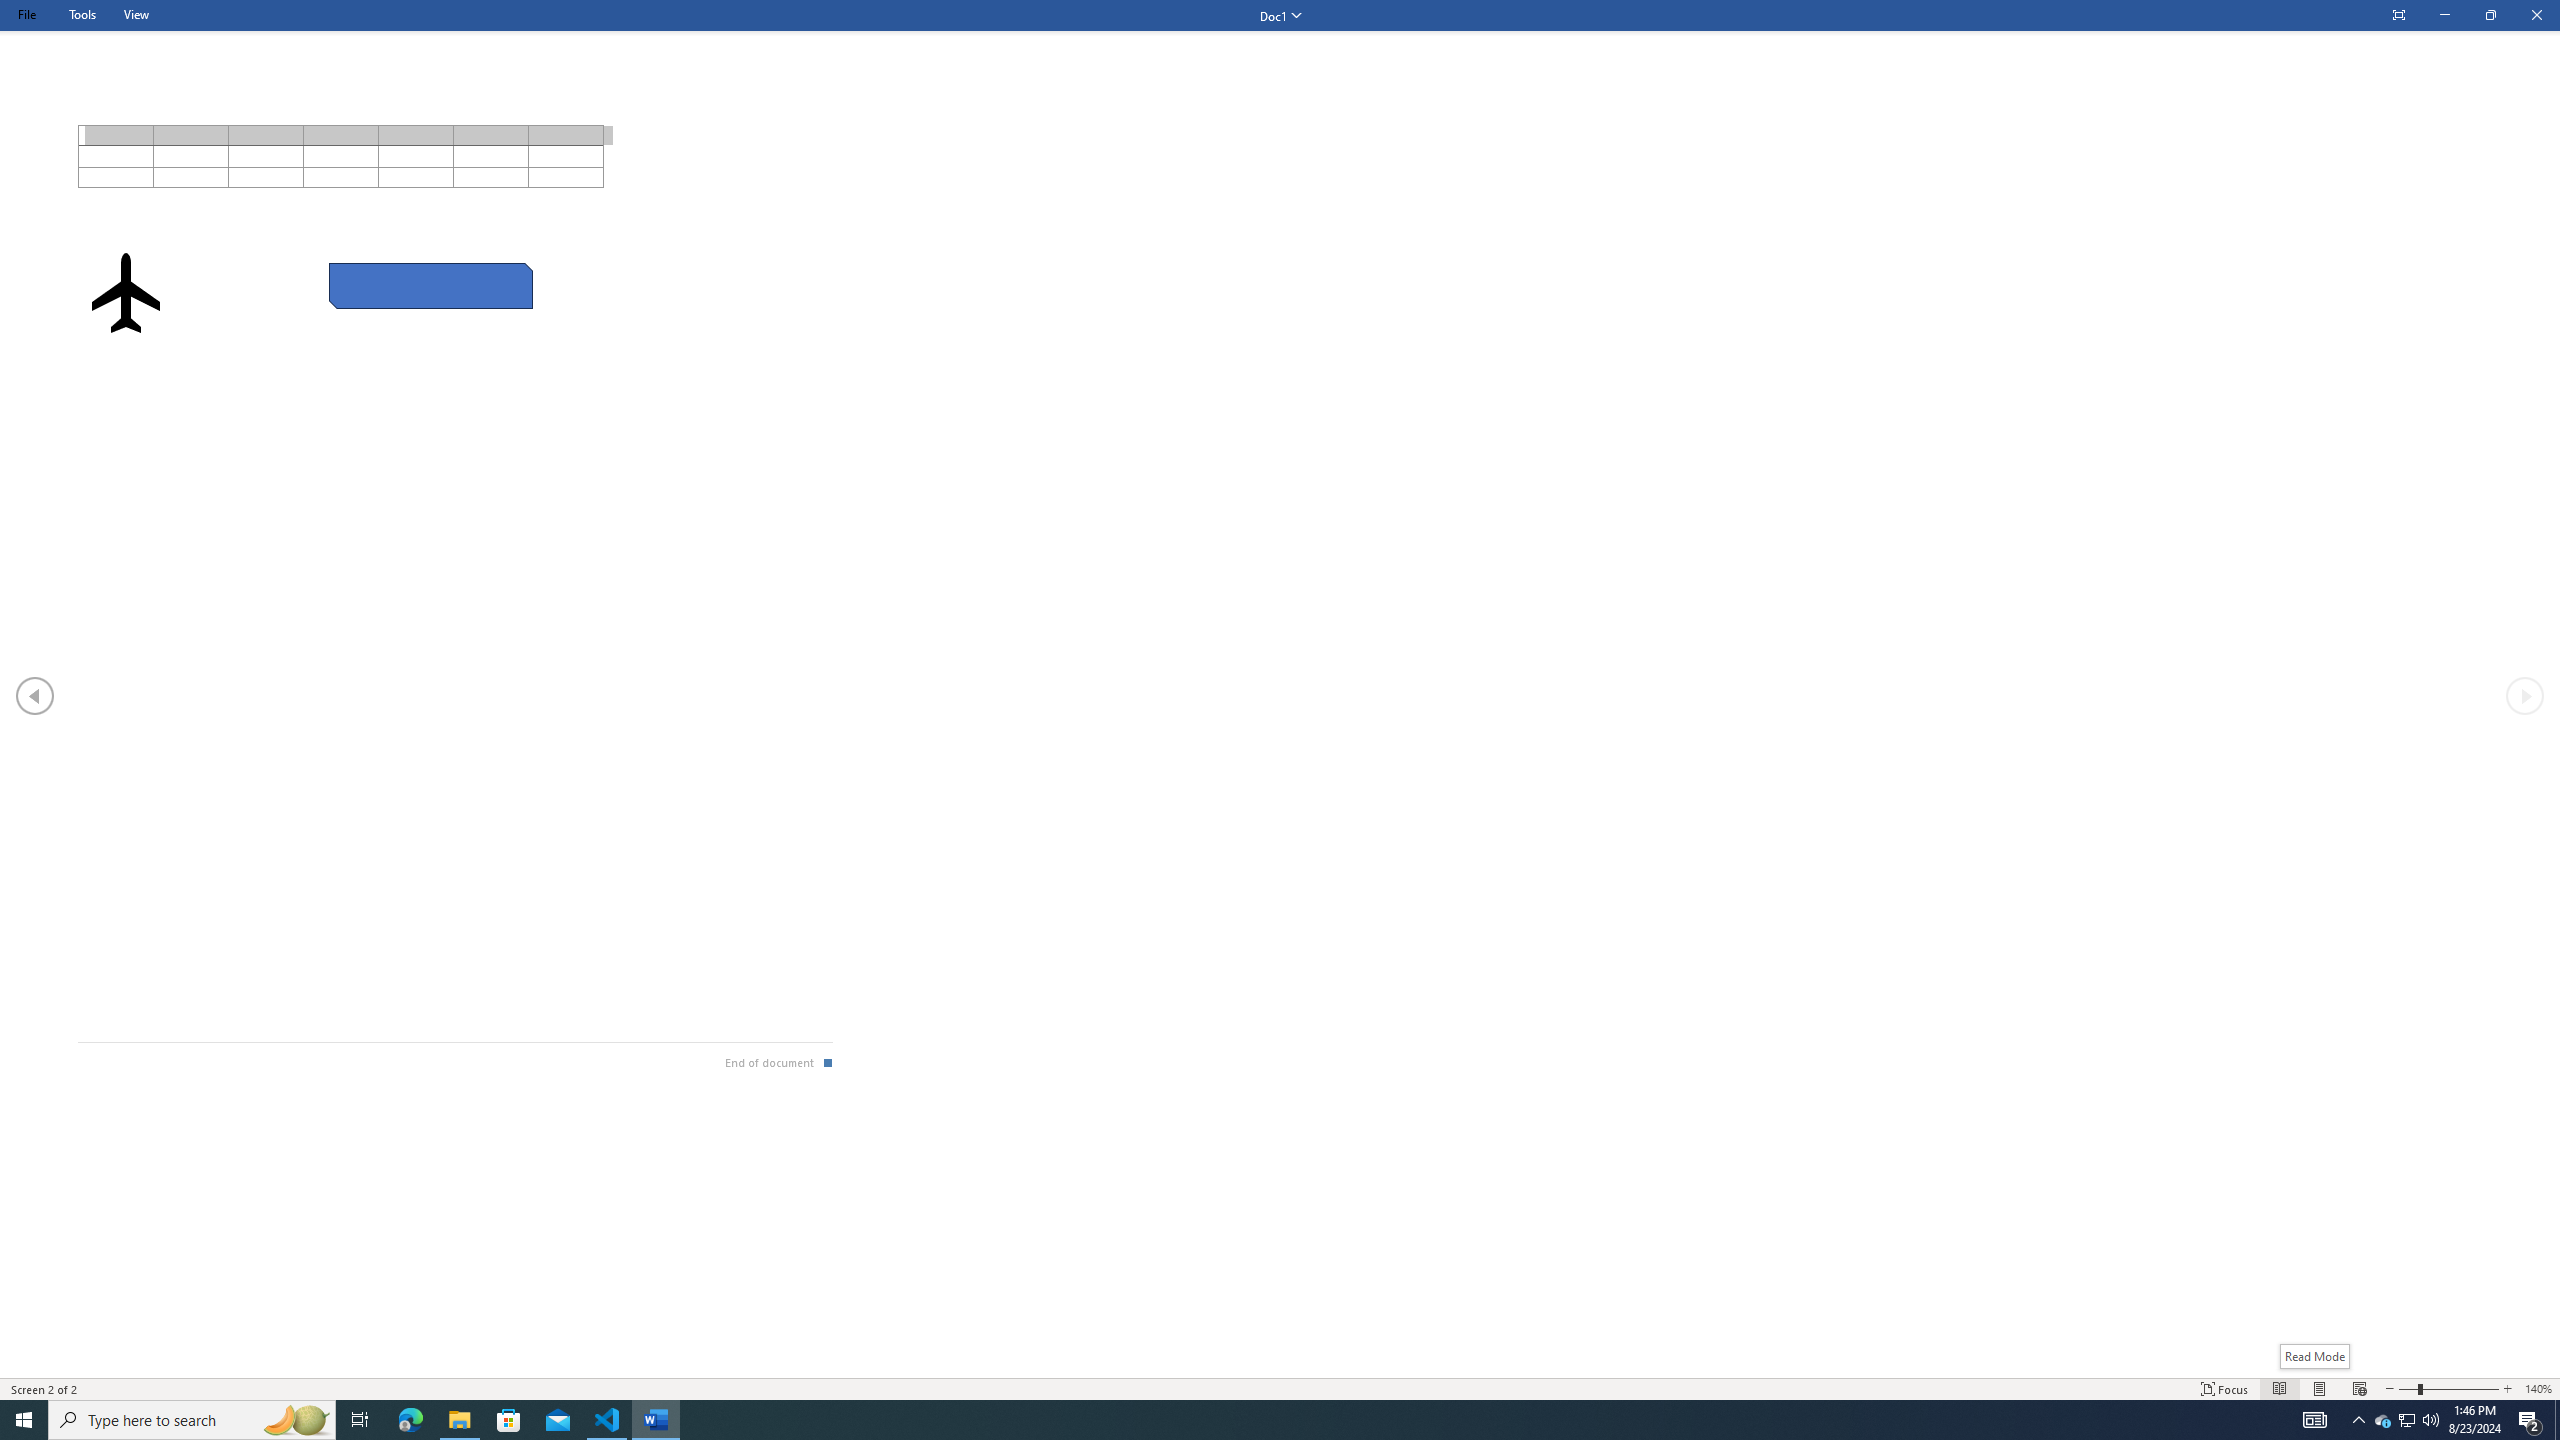  I want to click on 'Tools', so click(81, 14).